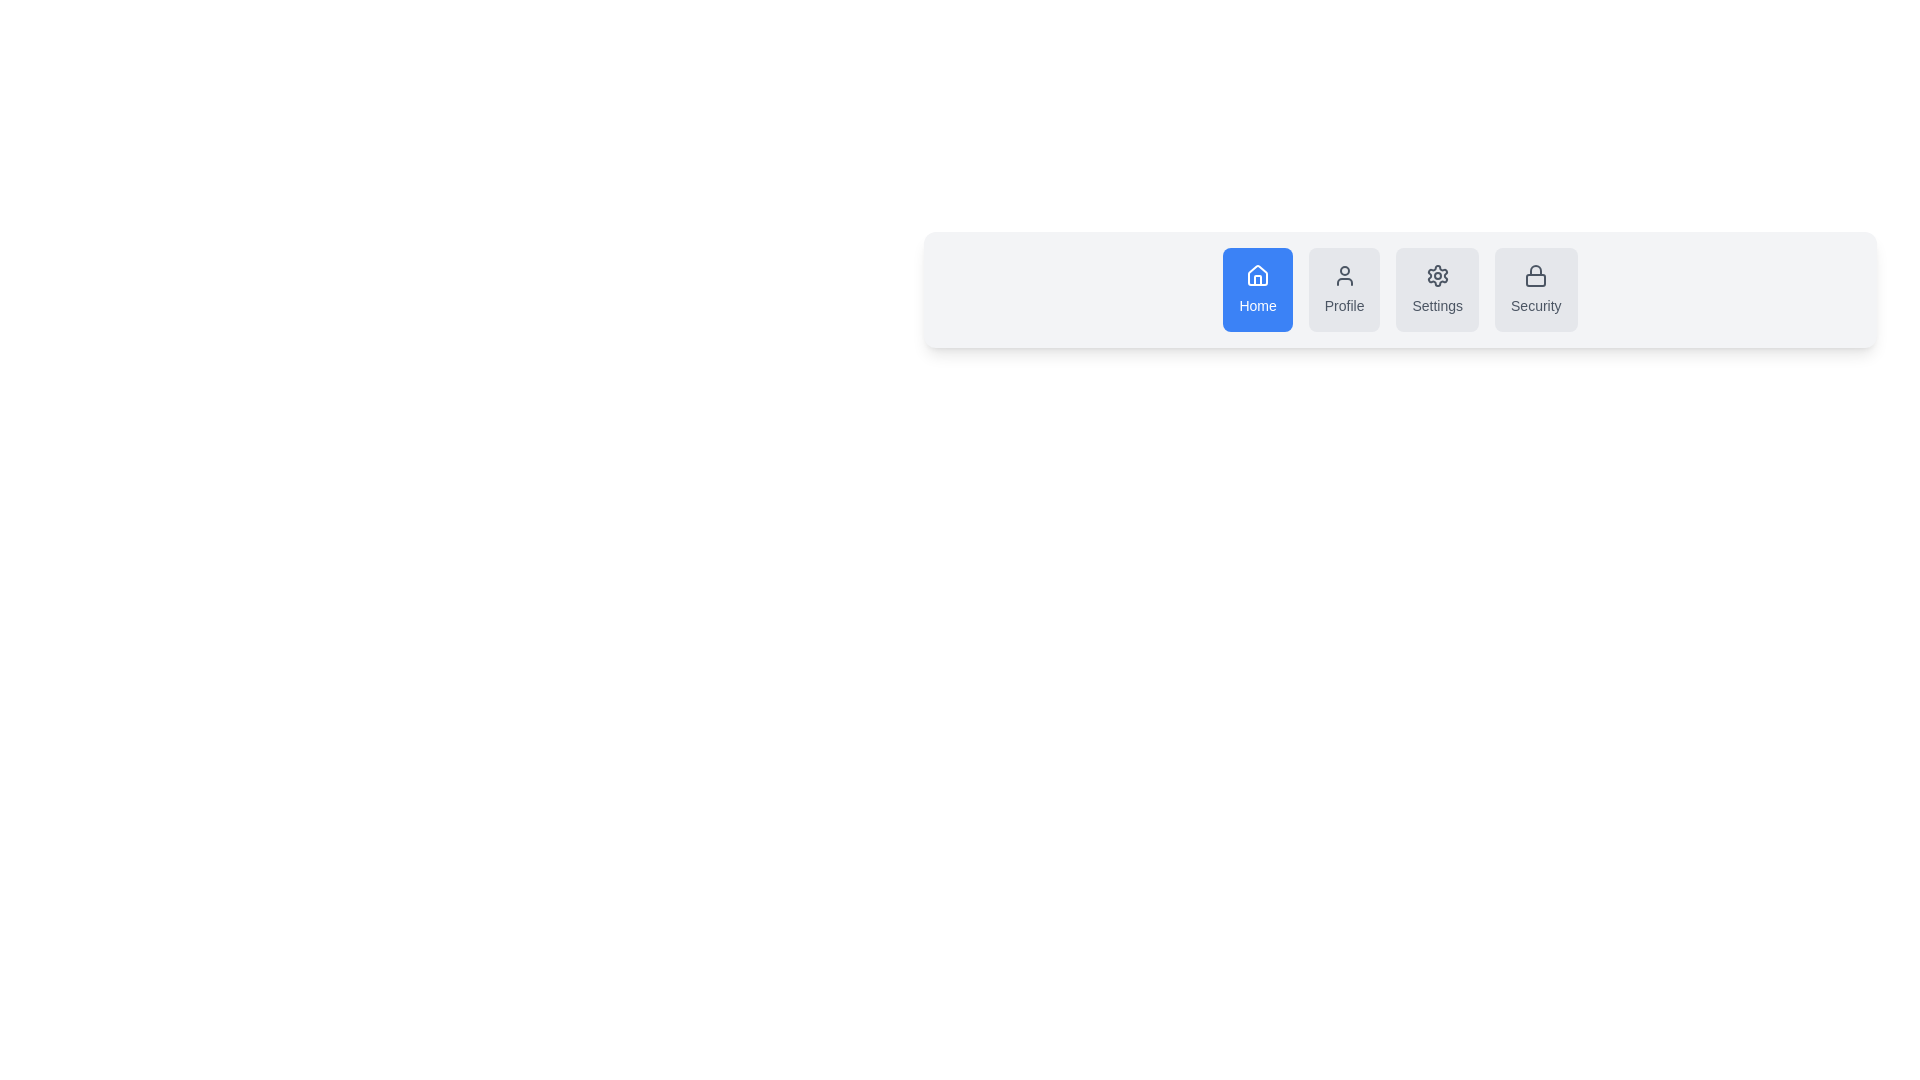  Describe the element at coordinates (1344, 289) in the screenshot. I see `the Profile button` at that location.